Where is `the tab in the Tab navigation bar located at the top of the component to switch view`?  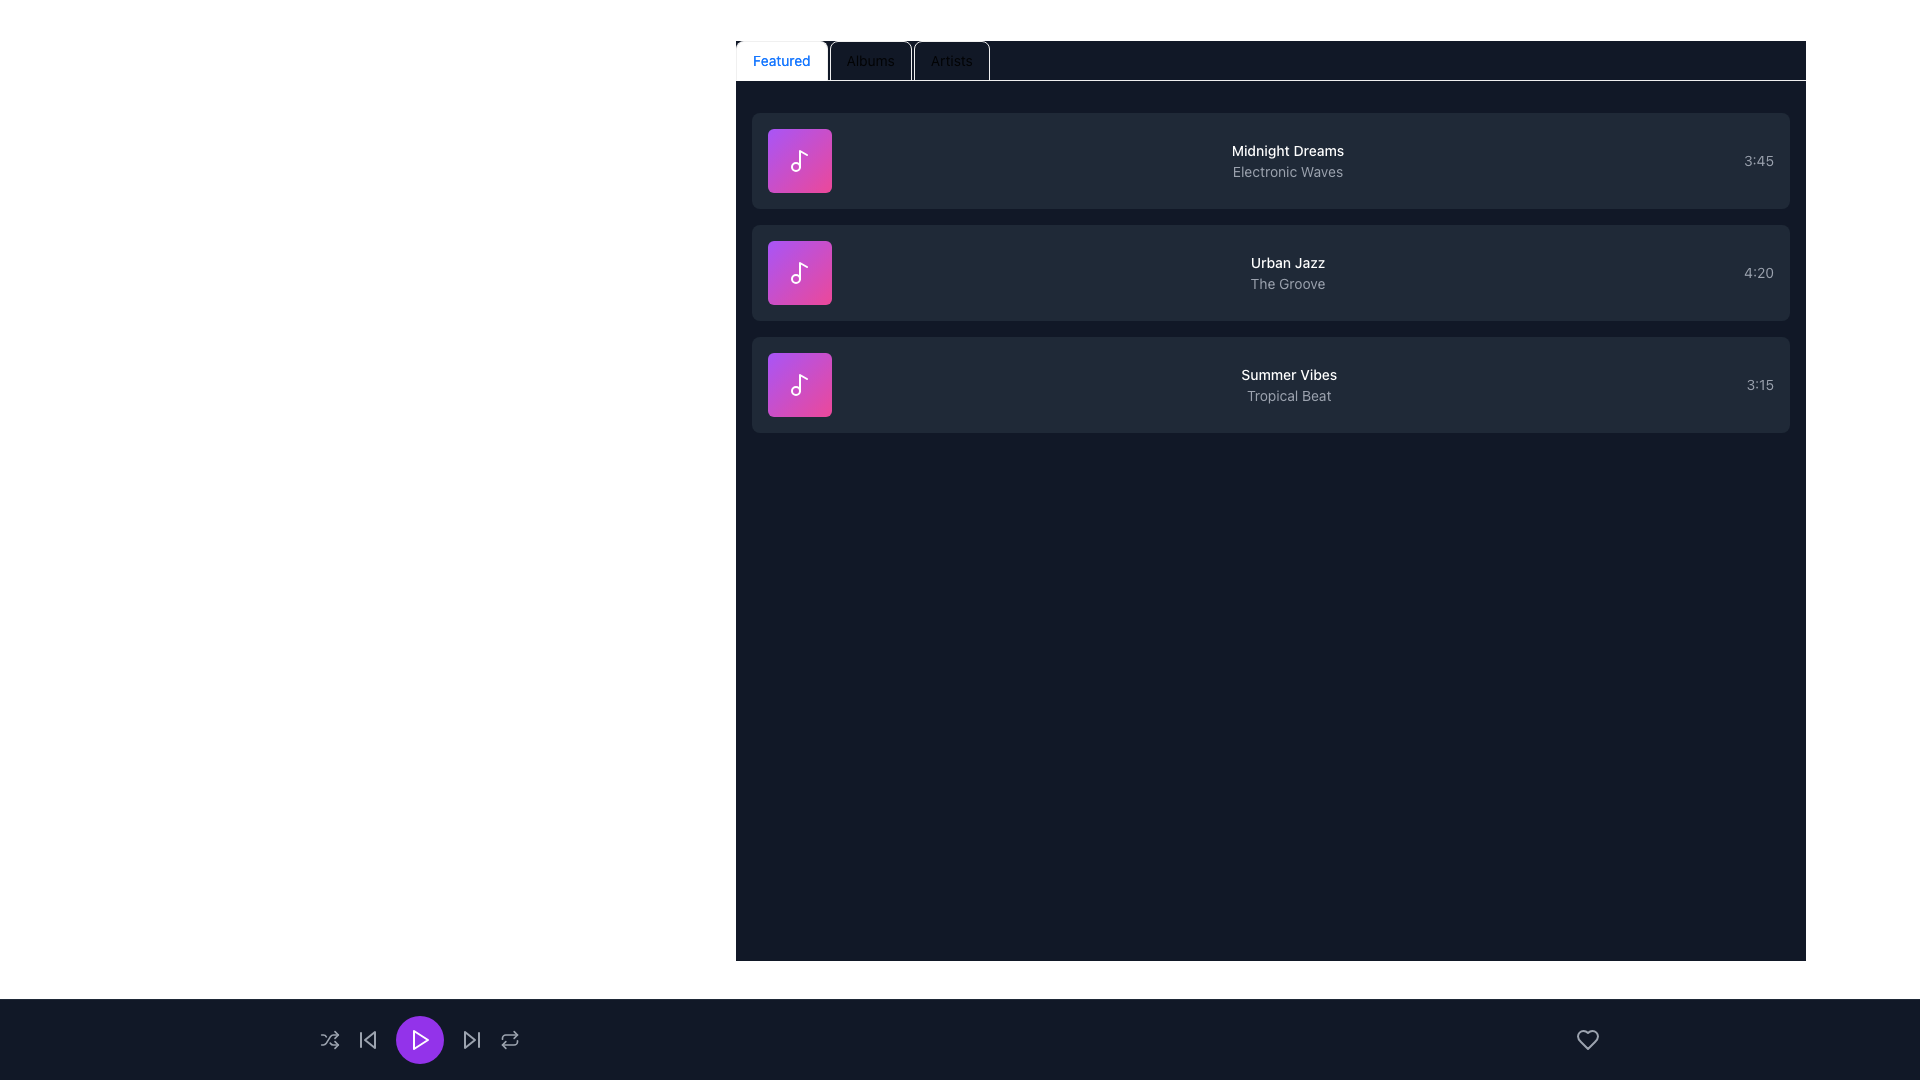 the tab in the Tab navigation bar located at the top of the component to switch view is located at coordinates (1270, 60).